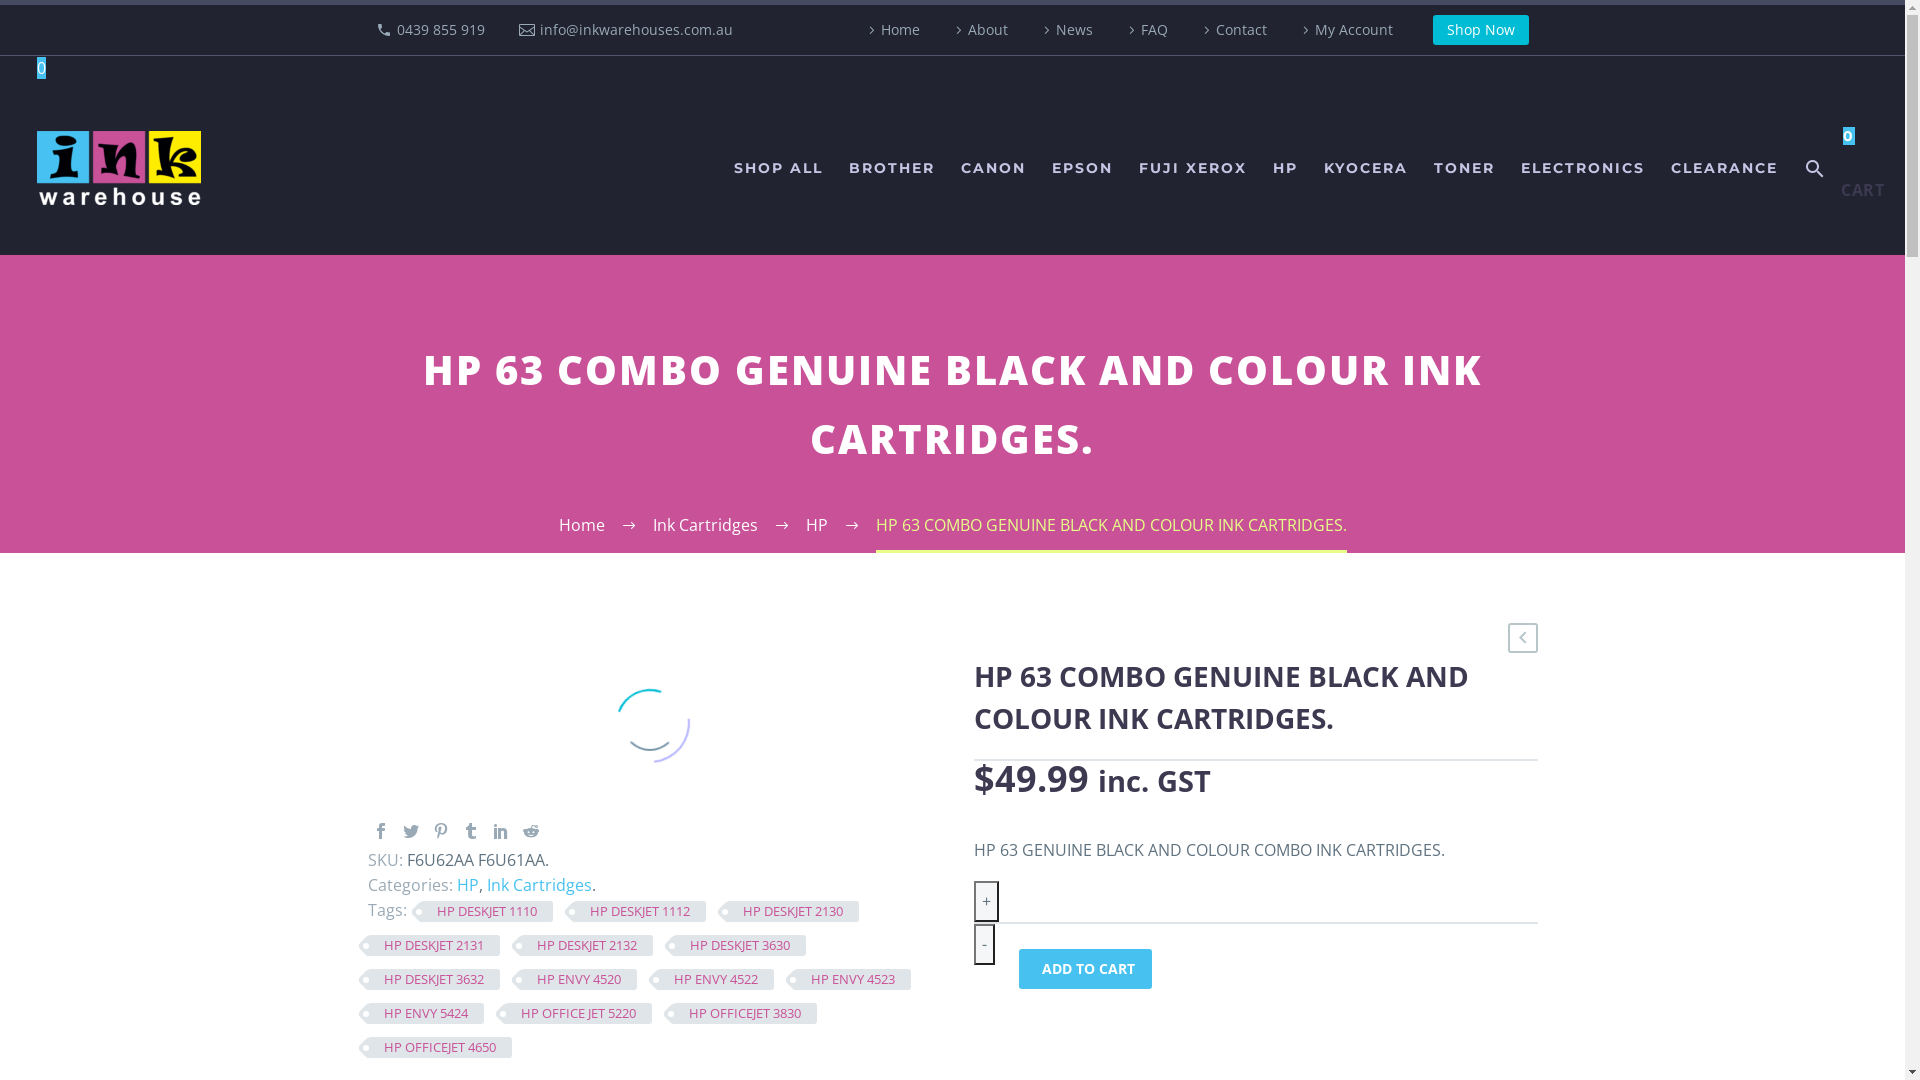 This screenshot has height=1080, width=1920. I want to click on 'FAQ', so click(1145, 30).